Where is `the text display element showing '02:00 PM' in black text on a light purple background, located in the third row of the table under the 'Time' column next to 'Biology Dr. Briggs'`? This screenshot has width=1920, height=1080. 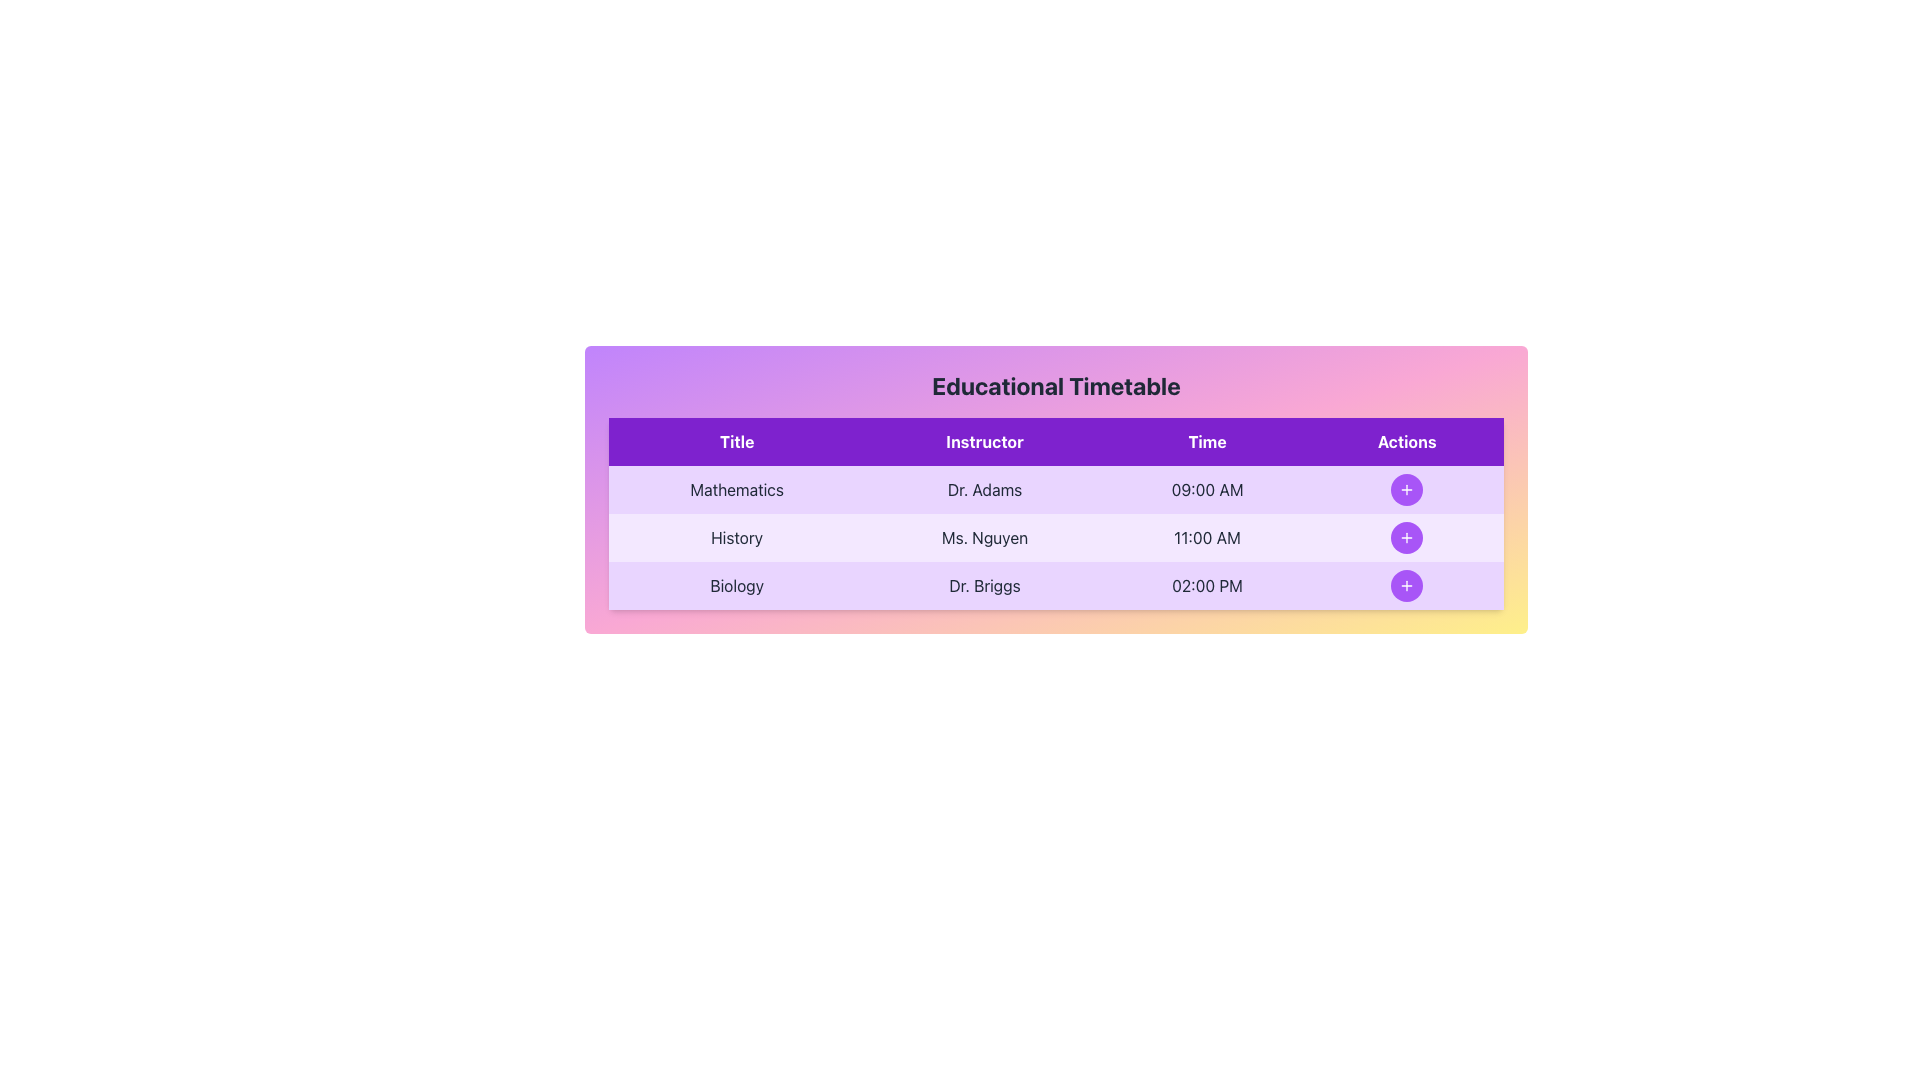 the text display element showing '02:00 PM' in black text on a light purple background, located in the third row of the table under the 'Time' column next to 'Biology Dr. Briggs' is located at coordinates (1206, 585).